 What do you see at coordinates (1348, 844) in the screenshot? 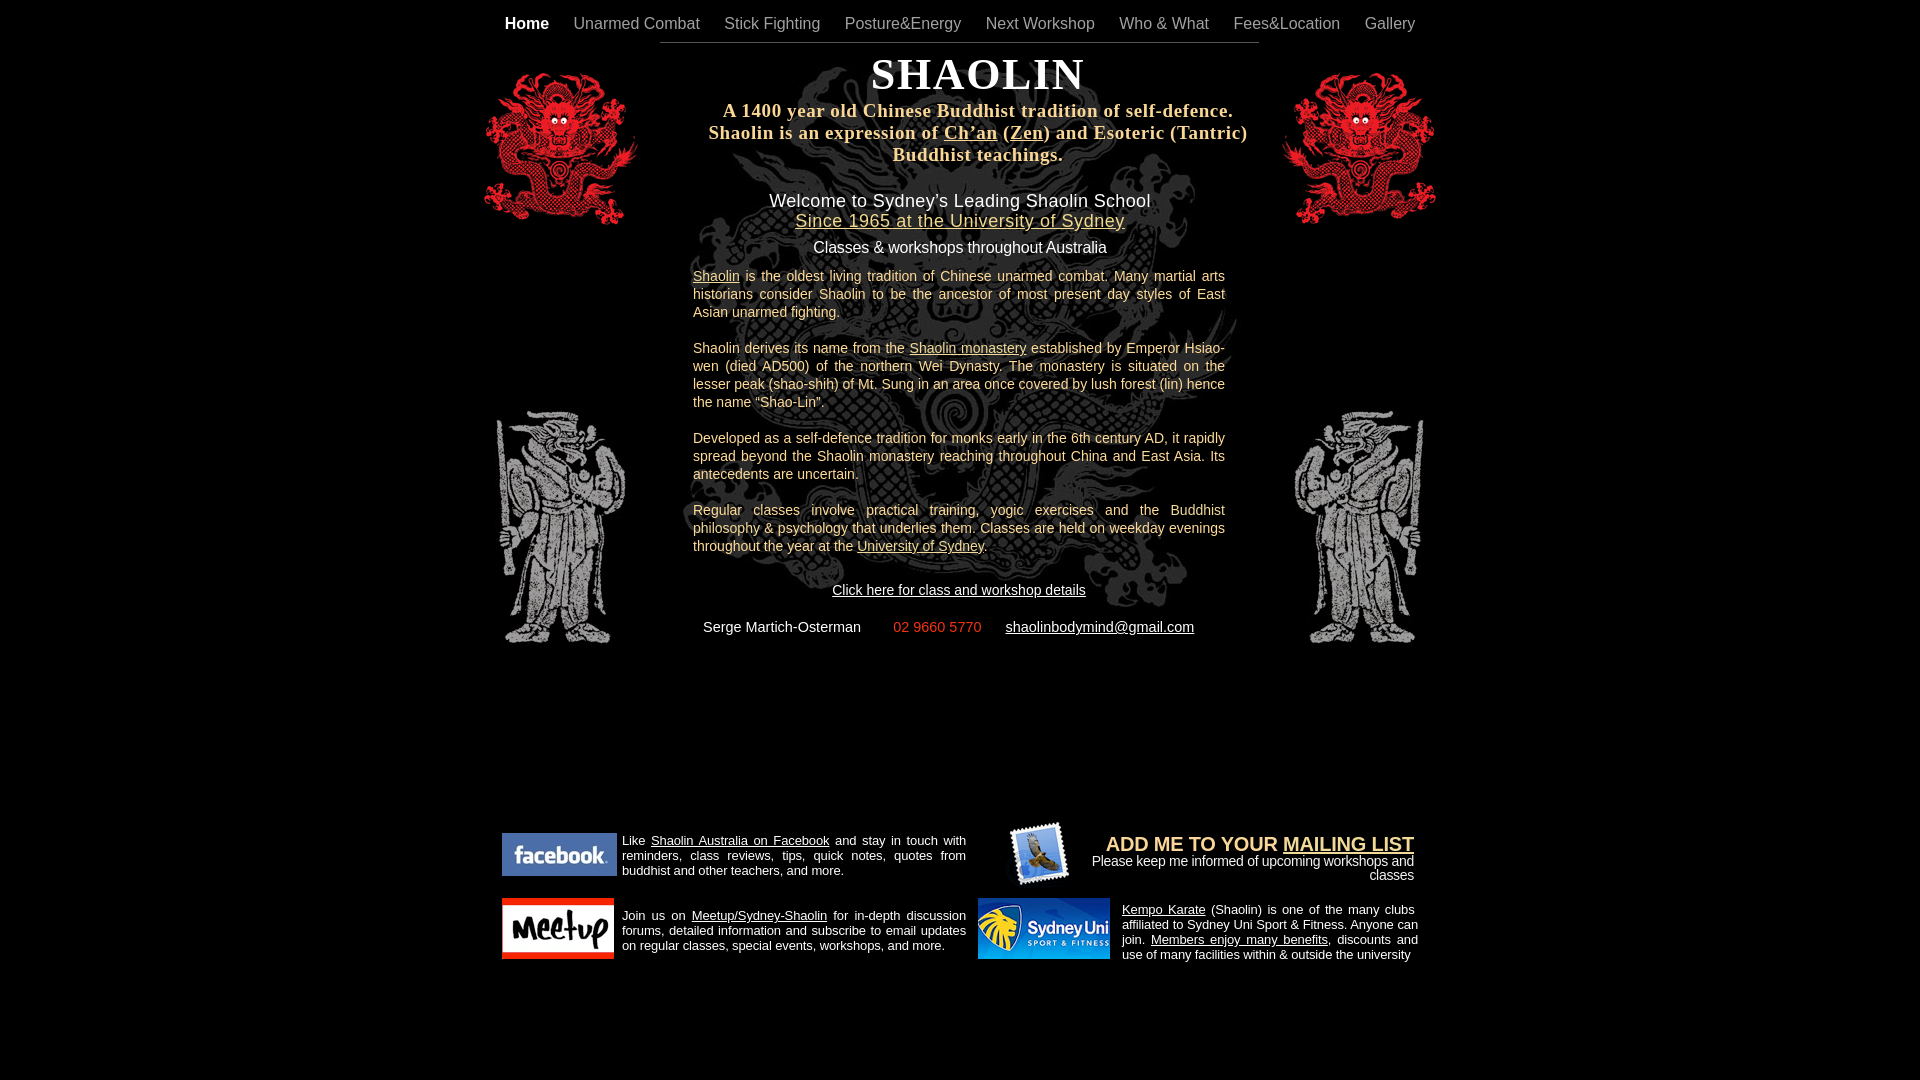
I see `'MAILING LIST'` at bounding box center [1348, 844].